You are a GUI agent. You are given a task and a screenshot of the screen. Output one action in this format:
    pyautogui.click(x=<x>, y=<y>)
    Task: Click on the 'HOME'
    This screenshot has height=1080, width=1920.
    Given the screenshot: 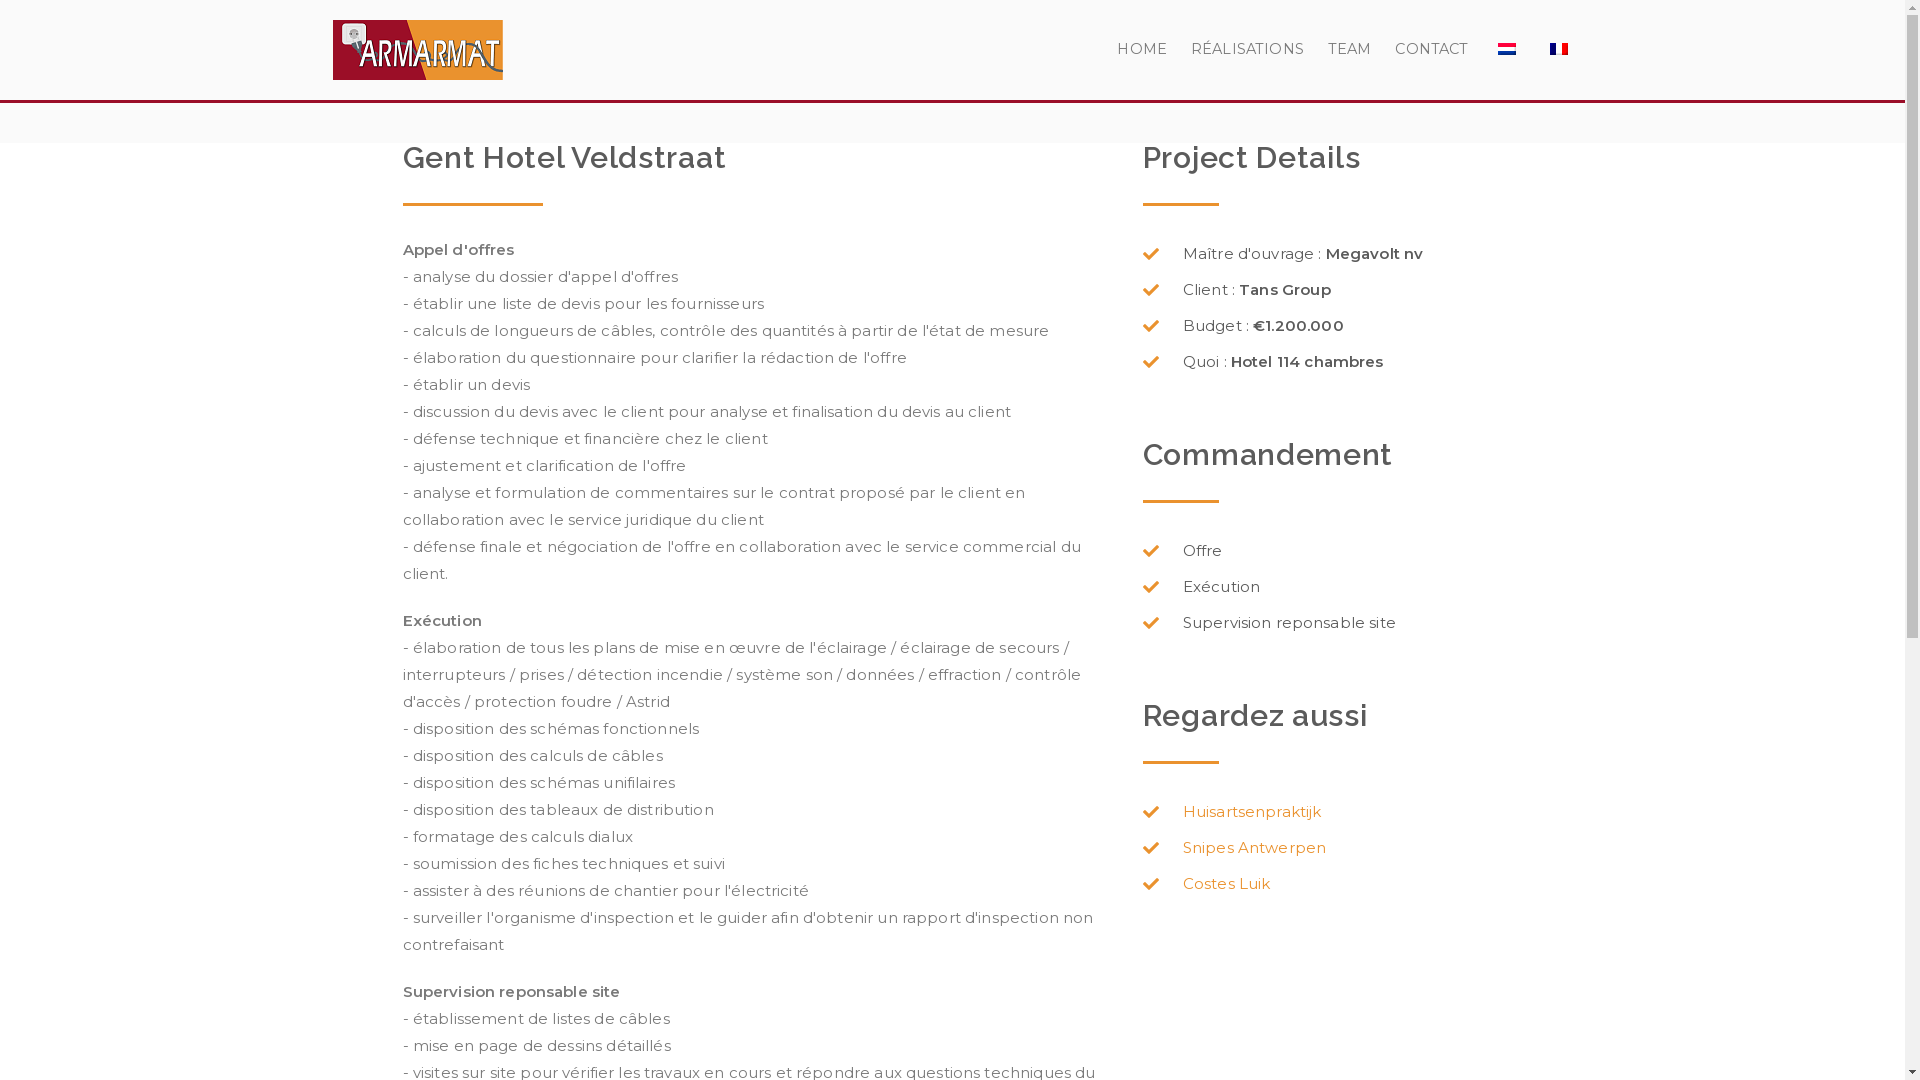 What is the action you would take?
    pyautogui.click(x=1142, y=49)
    